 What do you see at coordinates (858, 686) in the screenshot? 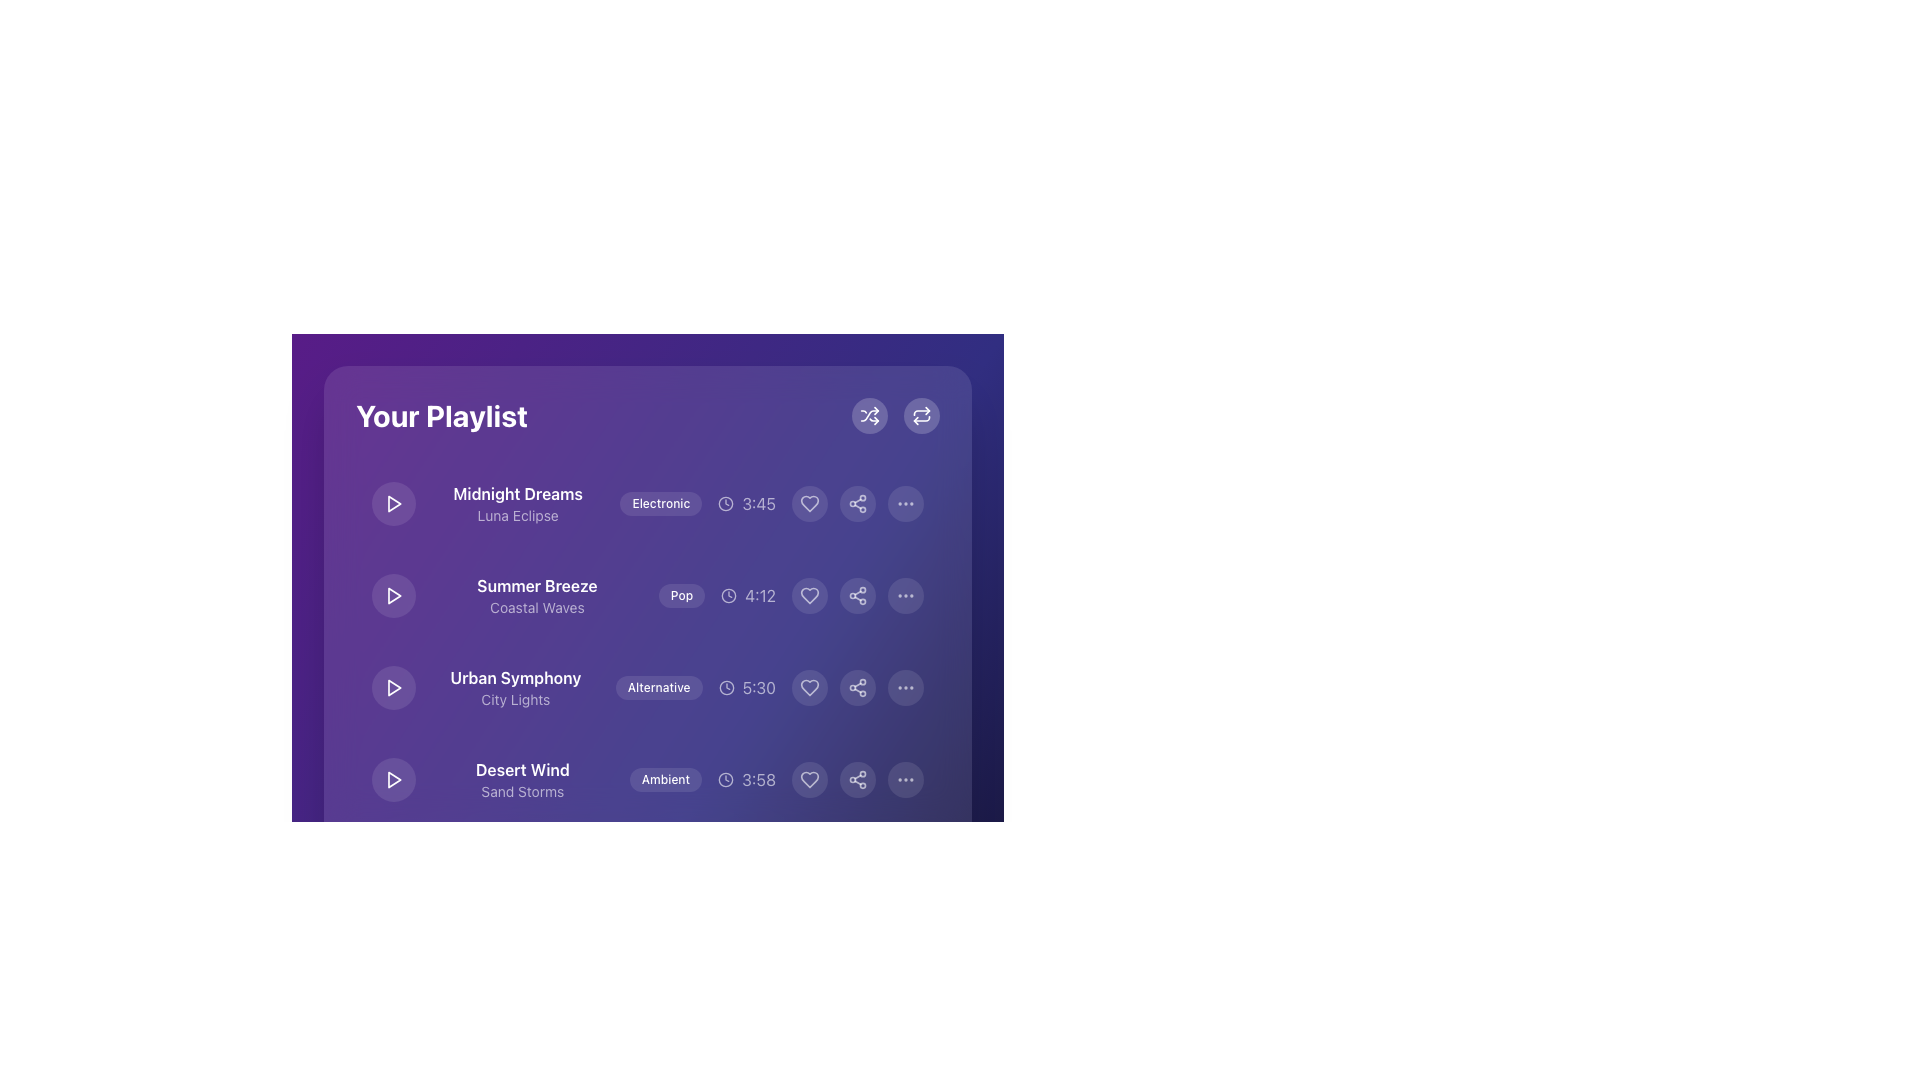
I see `the circular share button with three connected dots located to the right of the track titled 'Urban Symphony'` at bounding box center [858, 686].